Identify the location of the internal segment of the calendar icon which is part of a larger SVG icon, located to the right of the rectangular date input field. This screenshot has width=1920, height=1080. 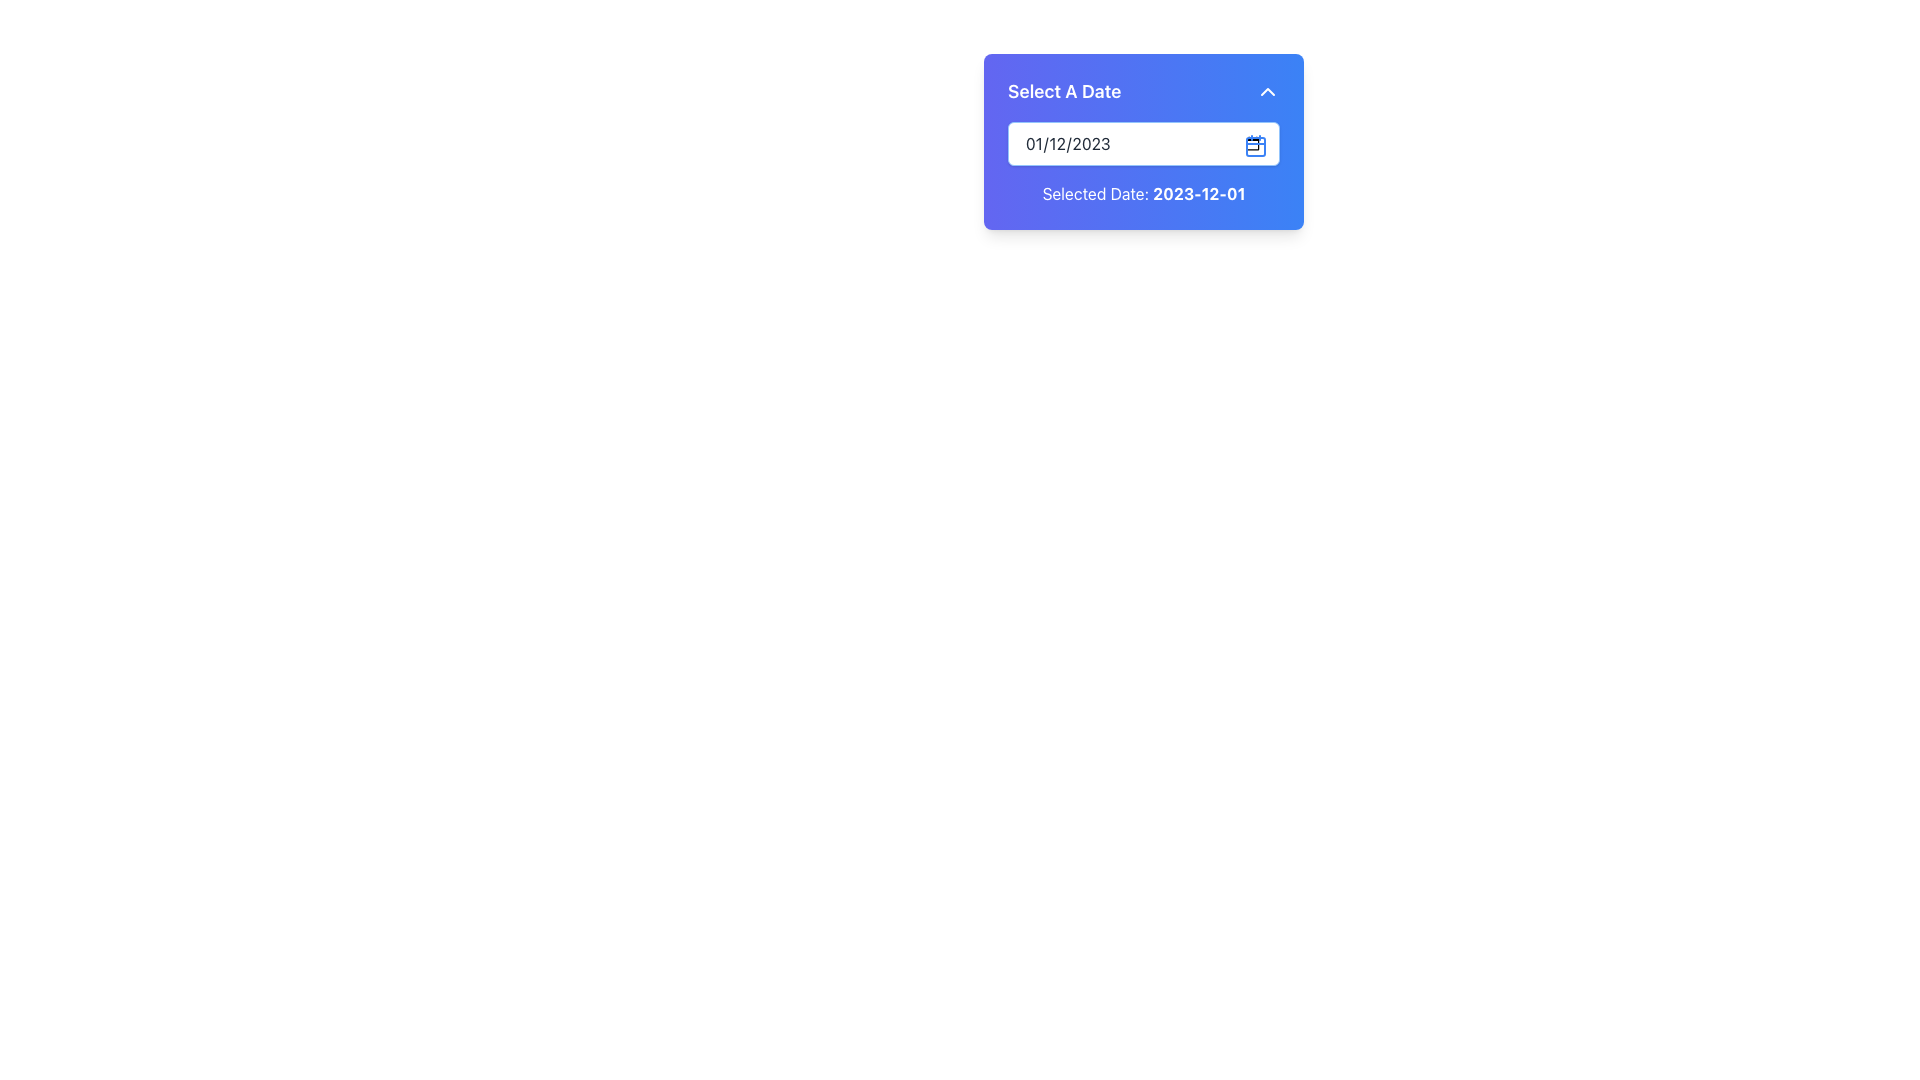
(1255, 145).